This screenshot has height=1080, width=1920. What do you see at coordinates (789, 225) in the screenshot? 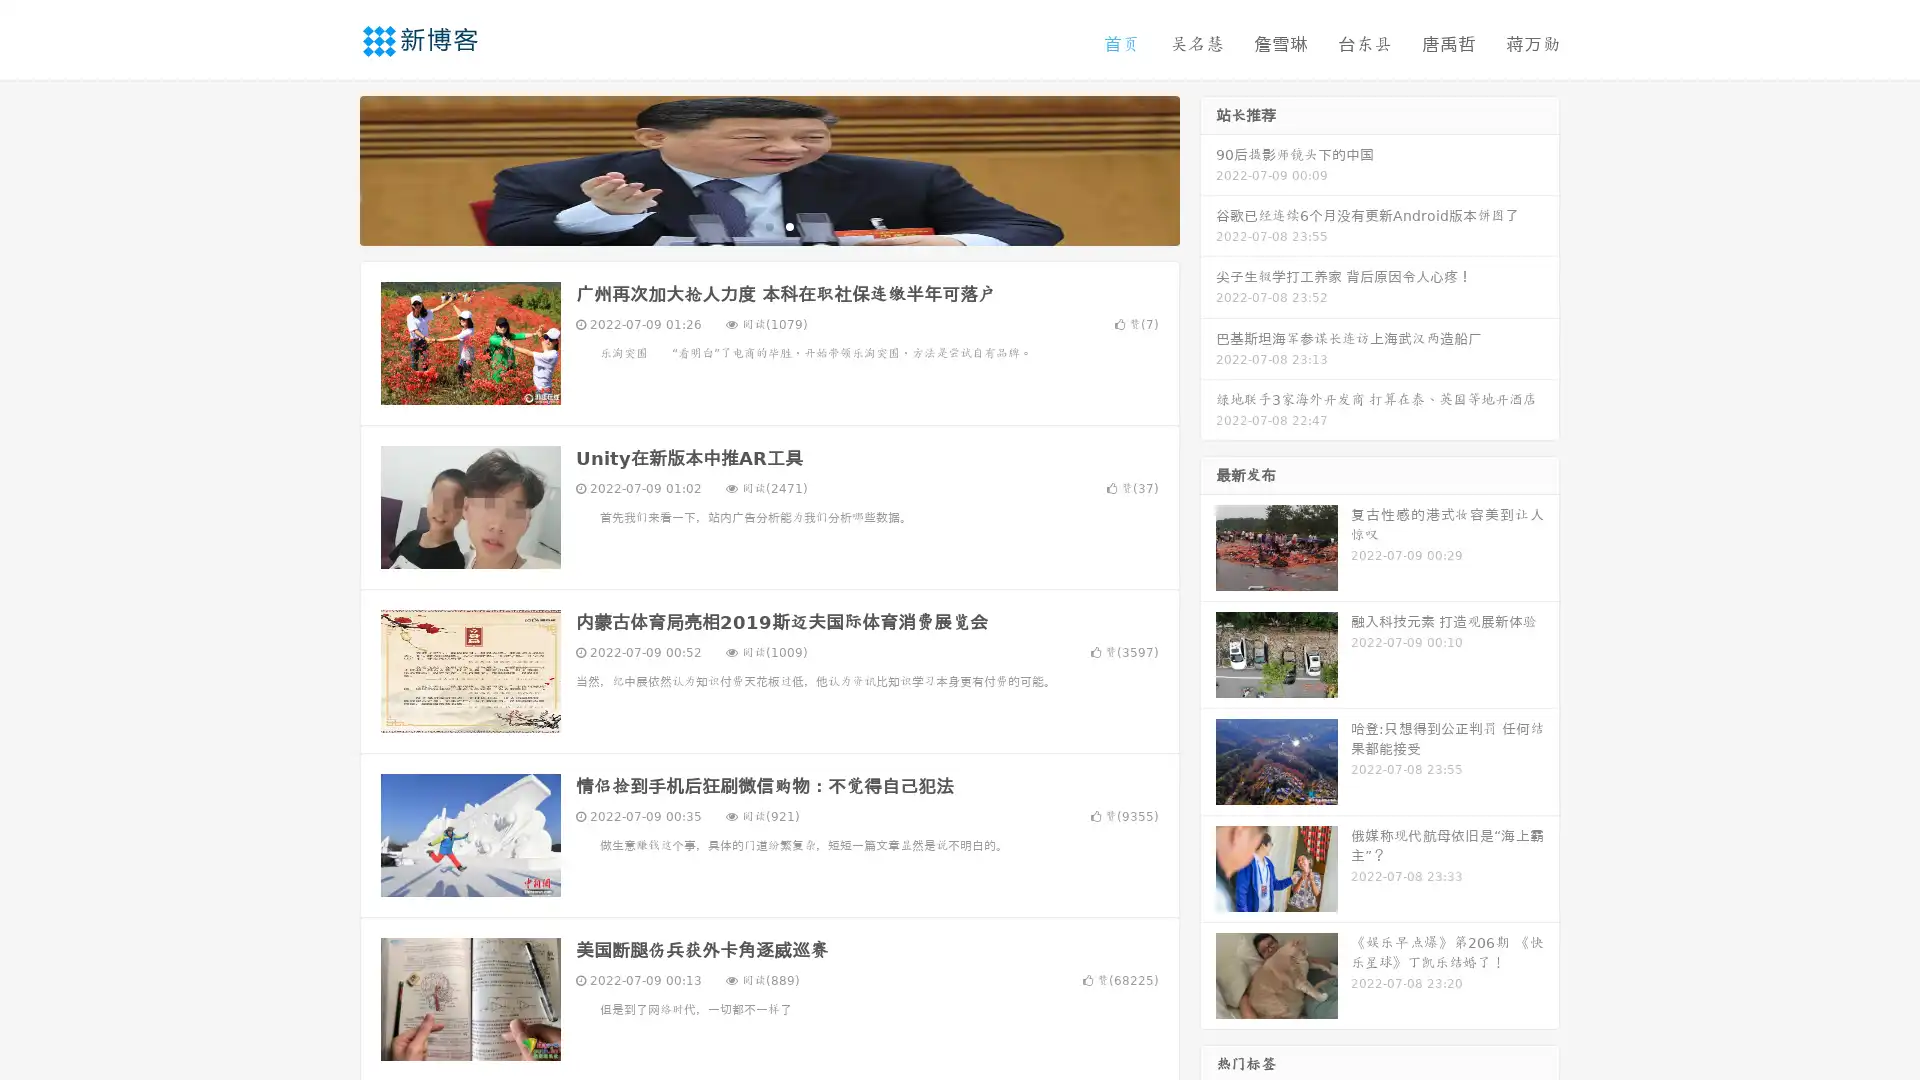
I see `Go to slide 3` at bounding box center [789, 225].